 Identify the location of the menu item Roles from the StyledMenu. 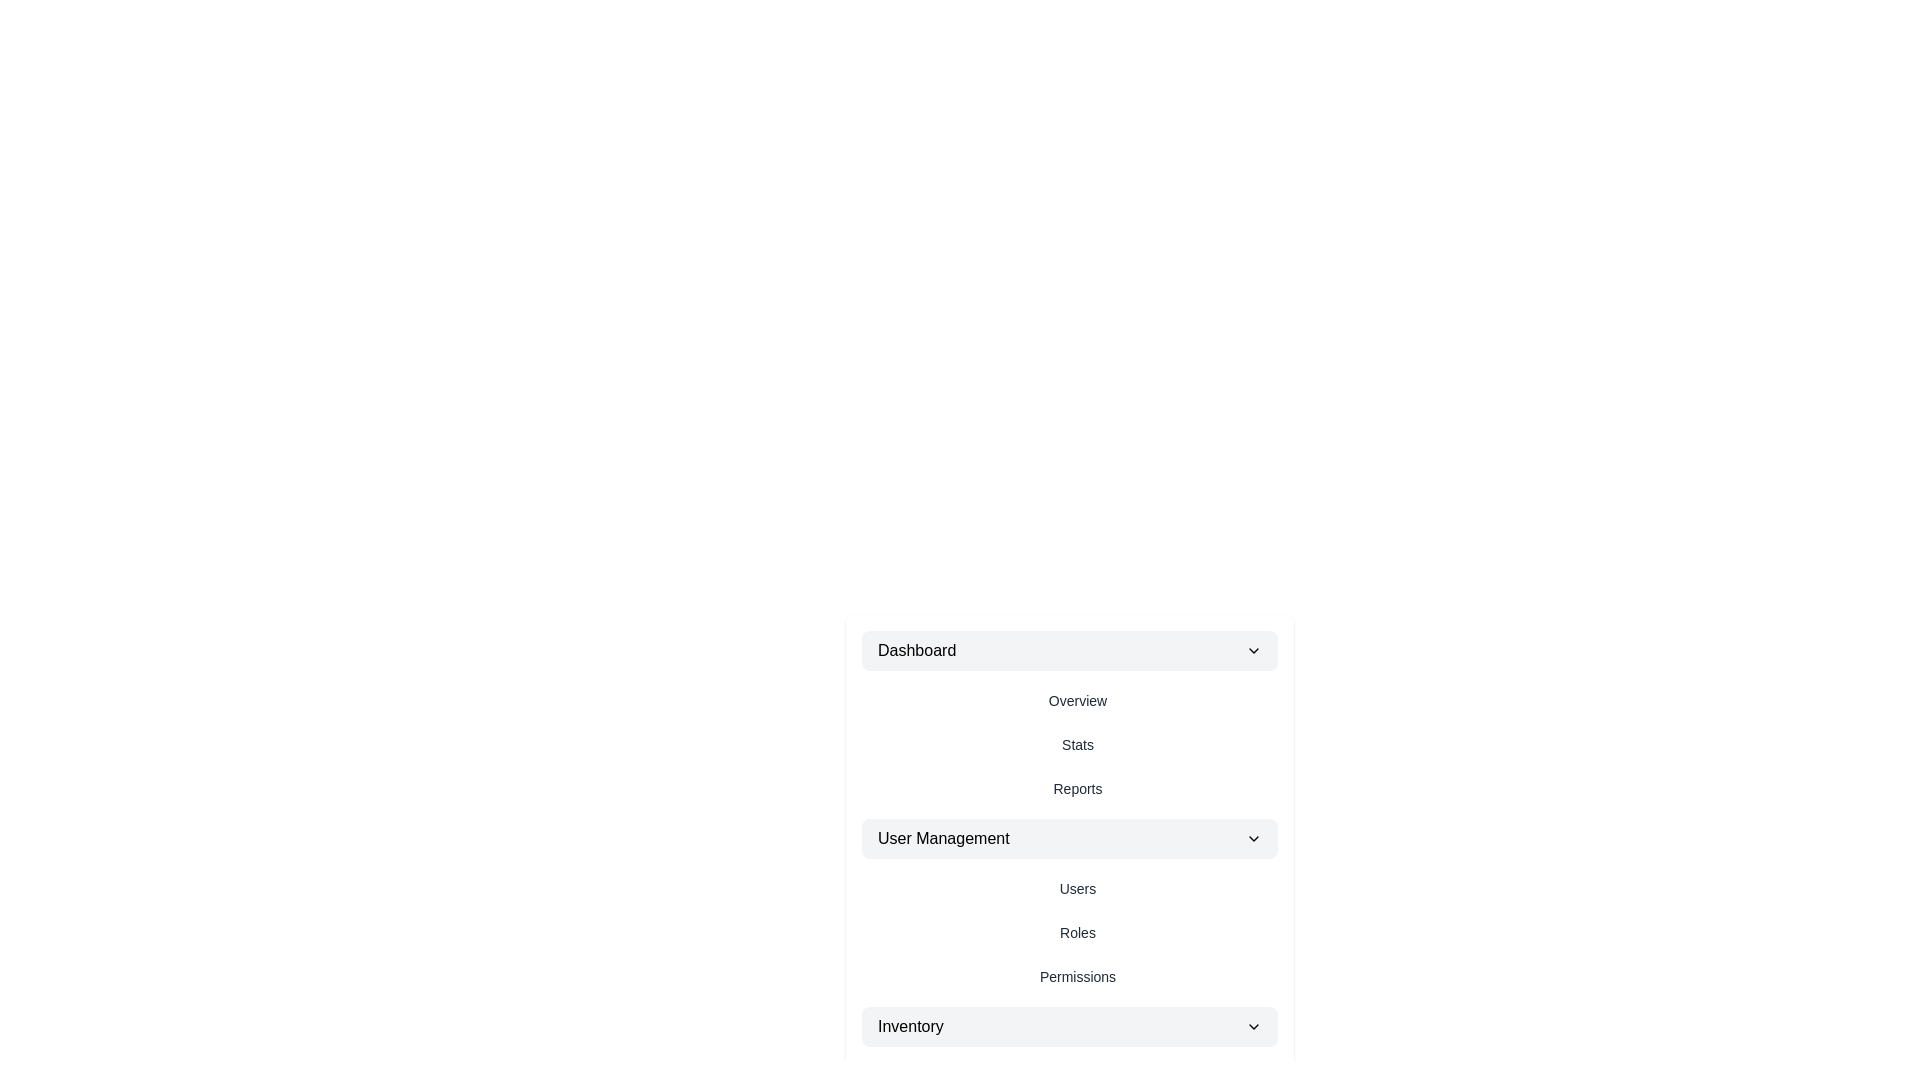
(1077, 933).